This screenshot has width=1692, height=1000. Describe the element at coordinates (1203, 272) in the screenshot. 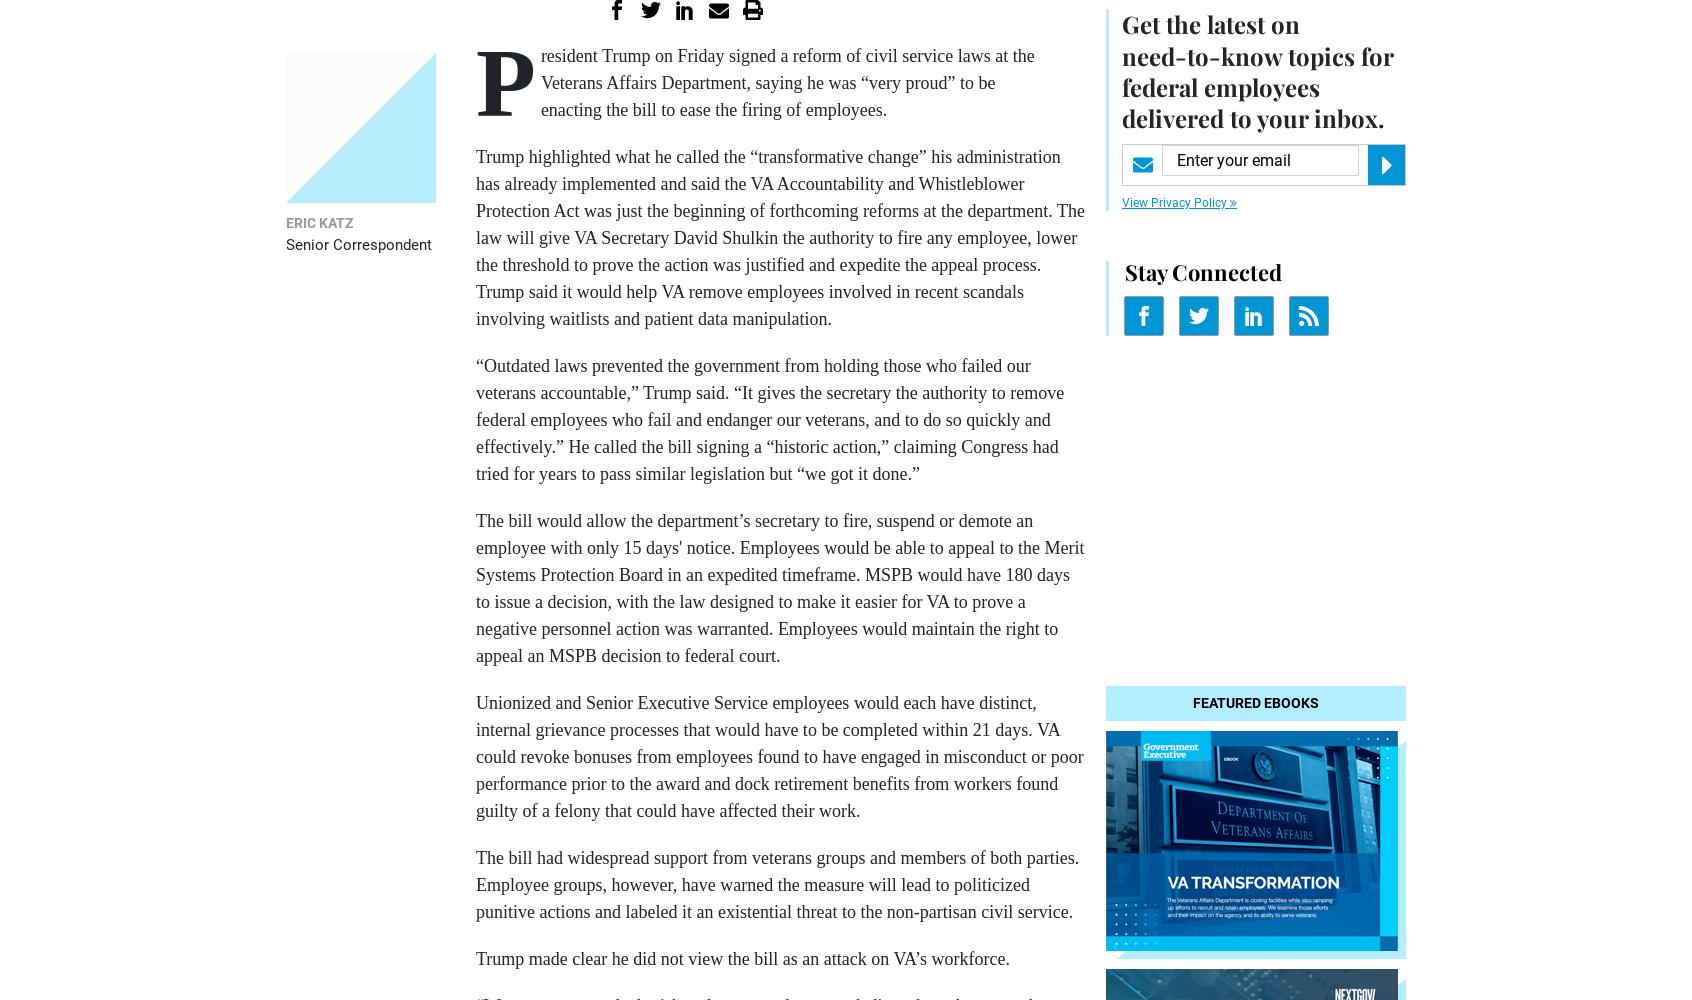

I see `'Stay Connected'` at that location.